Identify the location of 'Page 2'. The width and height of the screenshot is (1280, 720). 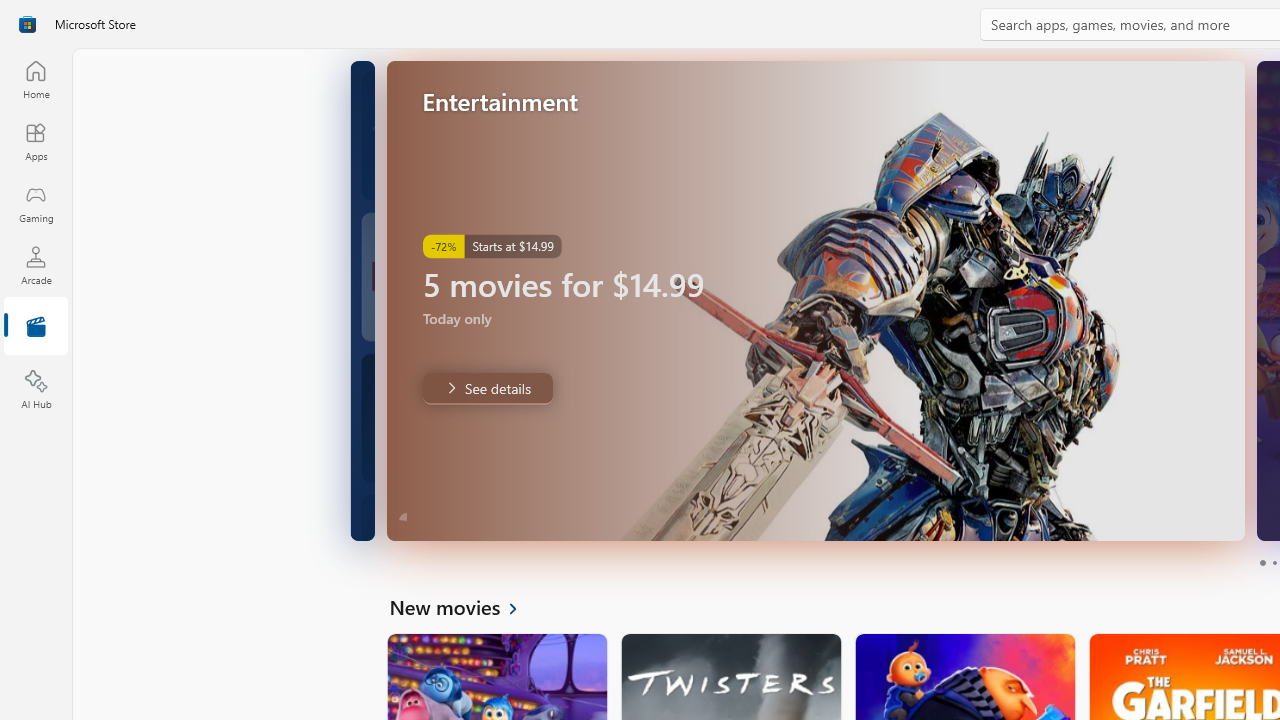
(1273, 563).